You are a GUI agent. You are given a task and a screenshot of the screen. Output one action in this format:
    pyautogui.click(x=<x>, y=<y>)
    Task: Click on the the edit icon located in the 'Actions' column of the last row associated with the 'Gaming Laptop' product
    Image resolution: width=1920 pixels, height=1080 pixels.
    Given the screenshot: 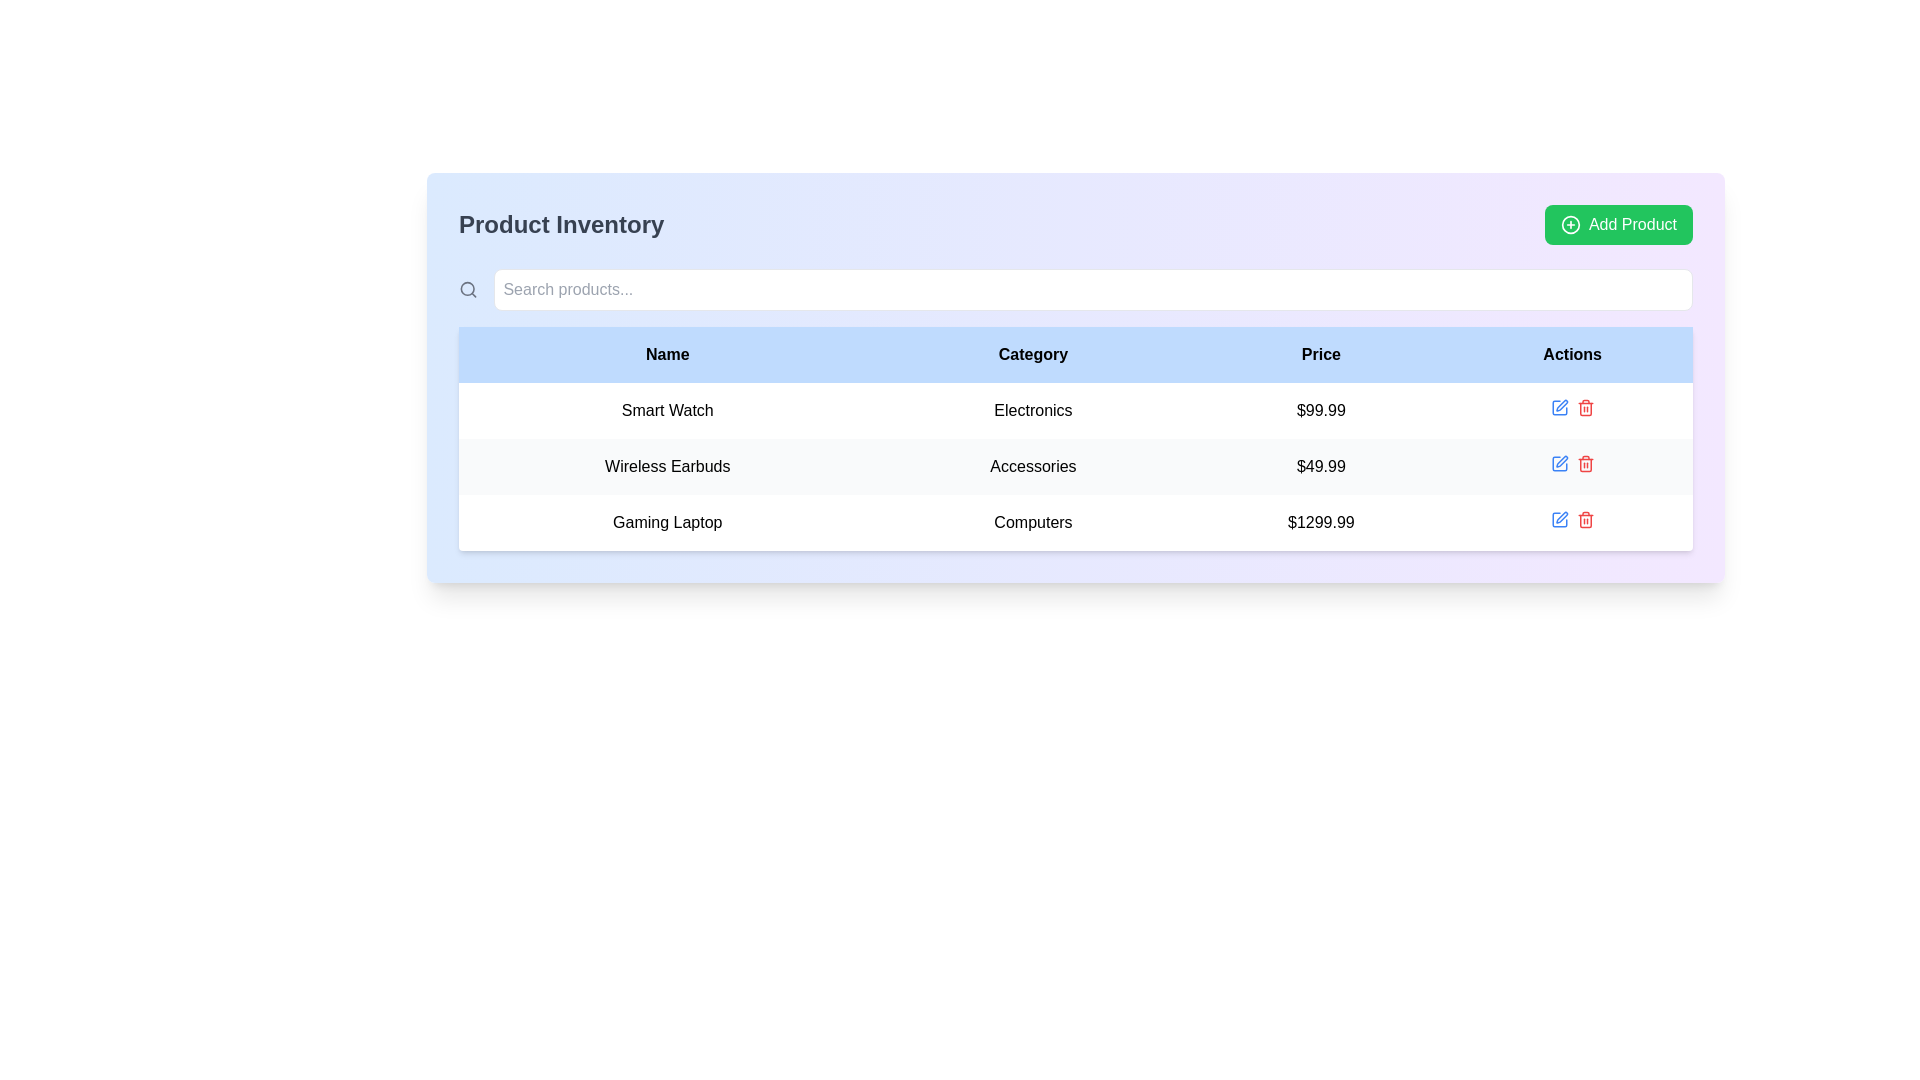 What is the action you would take?
    pyautogui.click(x=1558, y=407)
    